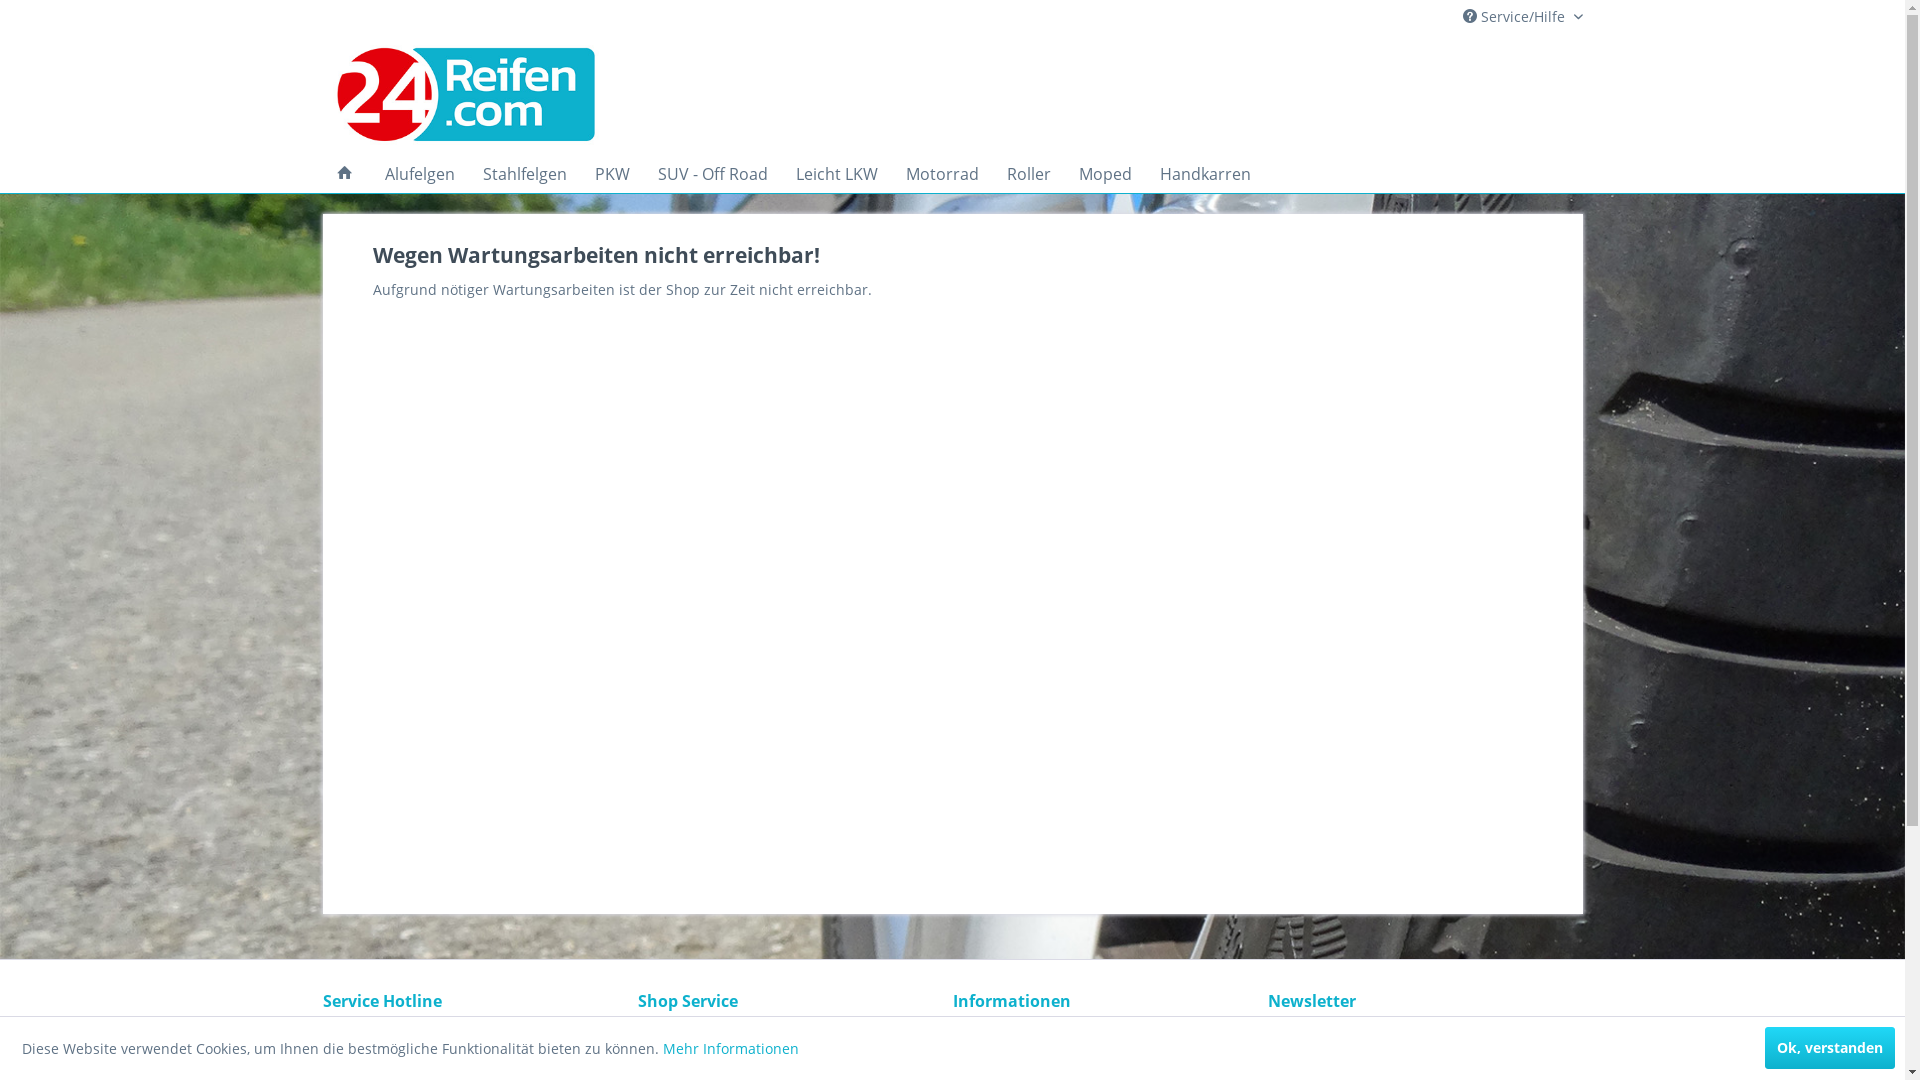 This screenshot has height=1080, width=1920. Describe the element at coordinates (515, 95) in the screenshot. I see `'24Reifen.com'` at that location.